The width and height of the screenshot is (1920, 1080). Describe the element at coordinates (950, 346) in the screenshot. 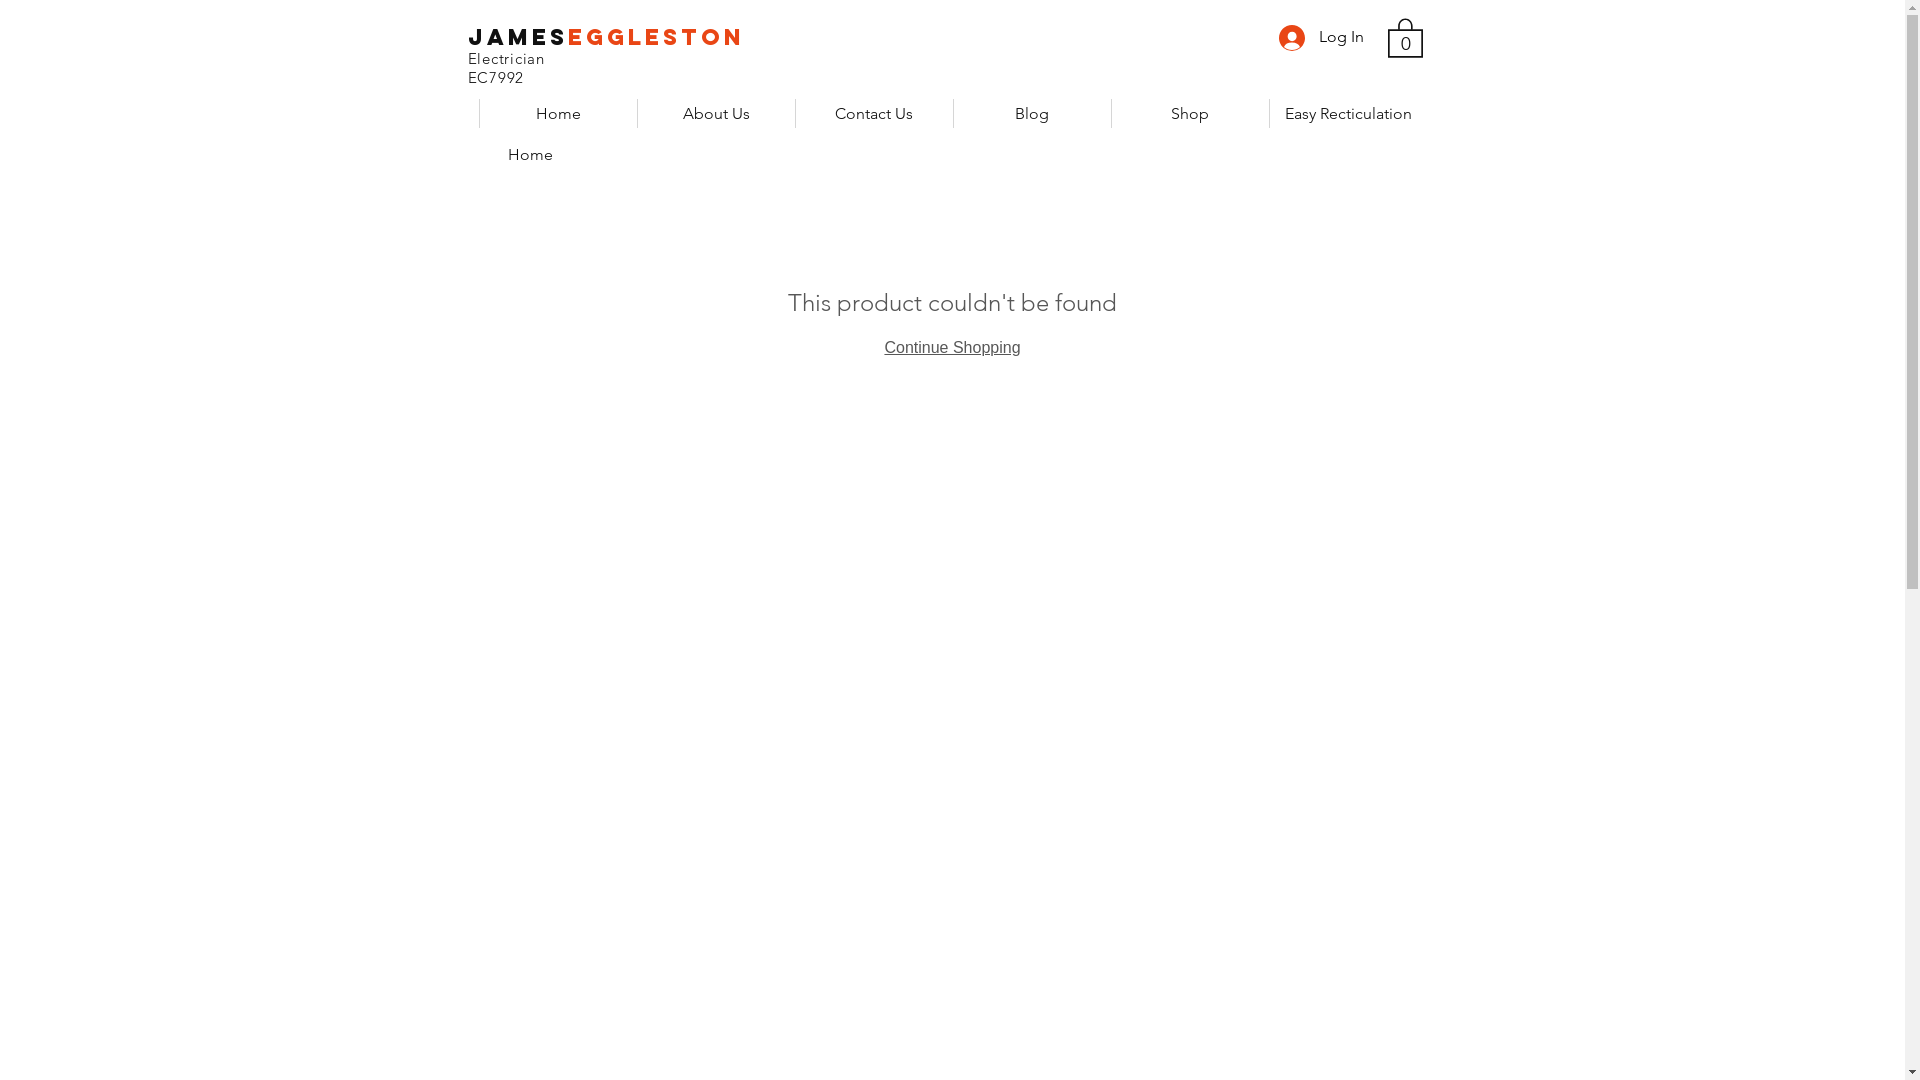

I see `'Continue Shopping'` at that location.